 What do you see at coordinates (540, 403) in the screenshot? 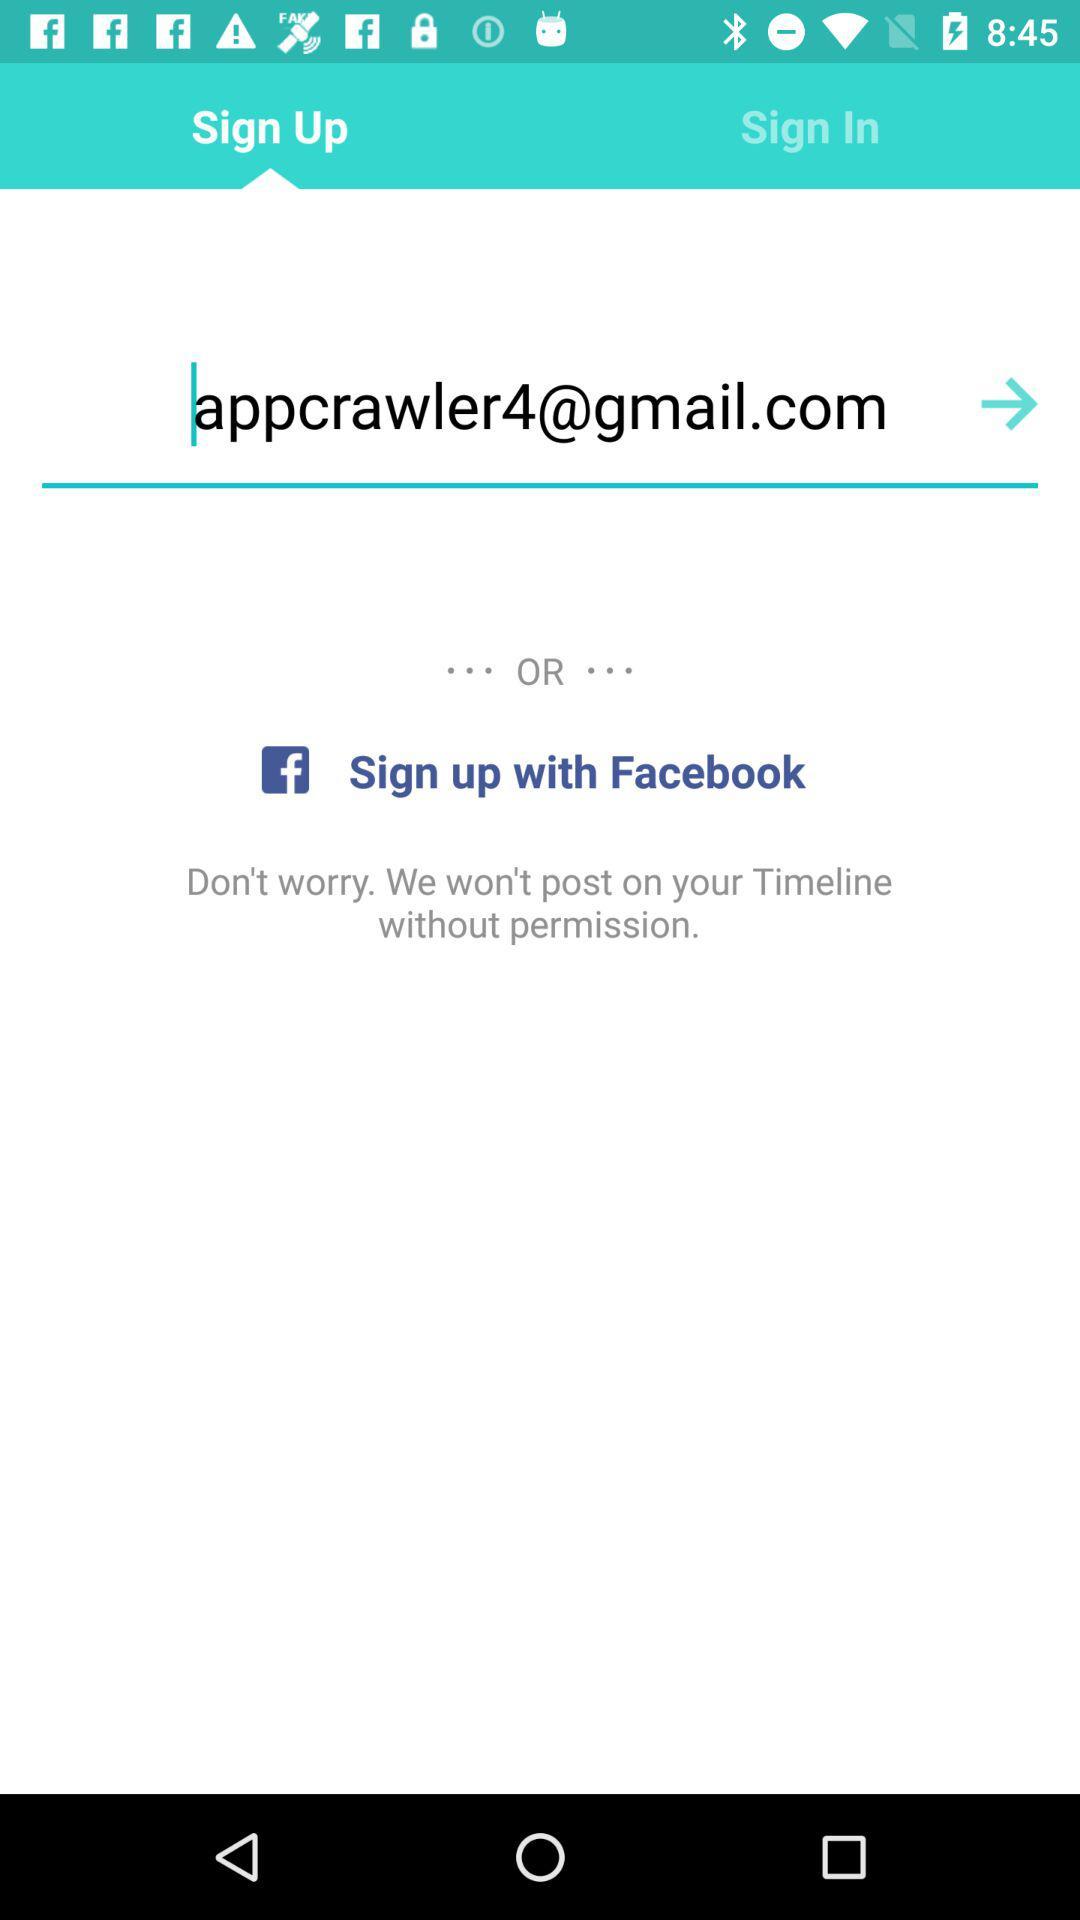
I see `appcrawler4@gmail.com icon` at bounding box center [540, 403].